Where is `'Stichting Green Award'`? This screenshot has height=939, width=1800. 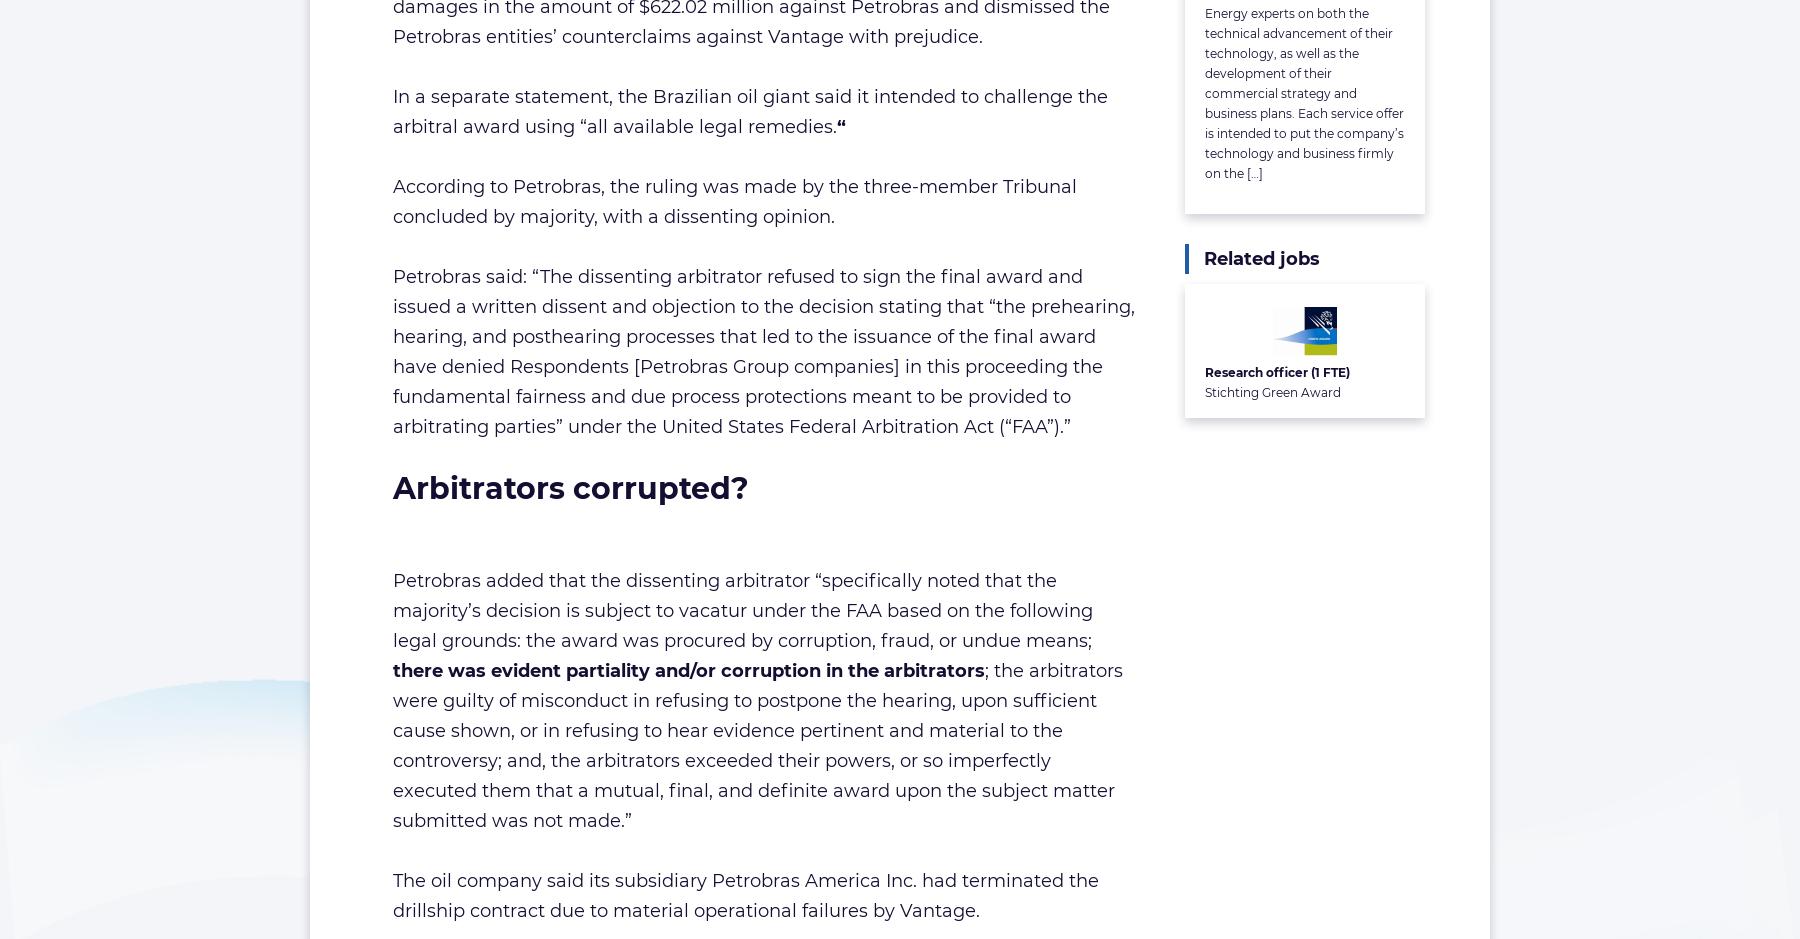
'Stichting Green Award' is located at coordinates (1203, 392).